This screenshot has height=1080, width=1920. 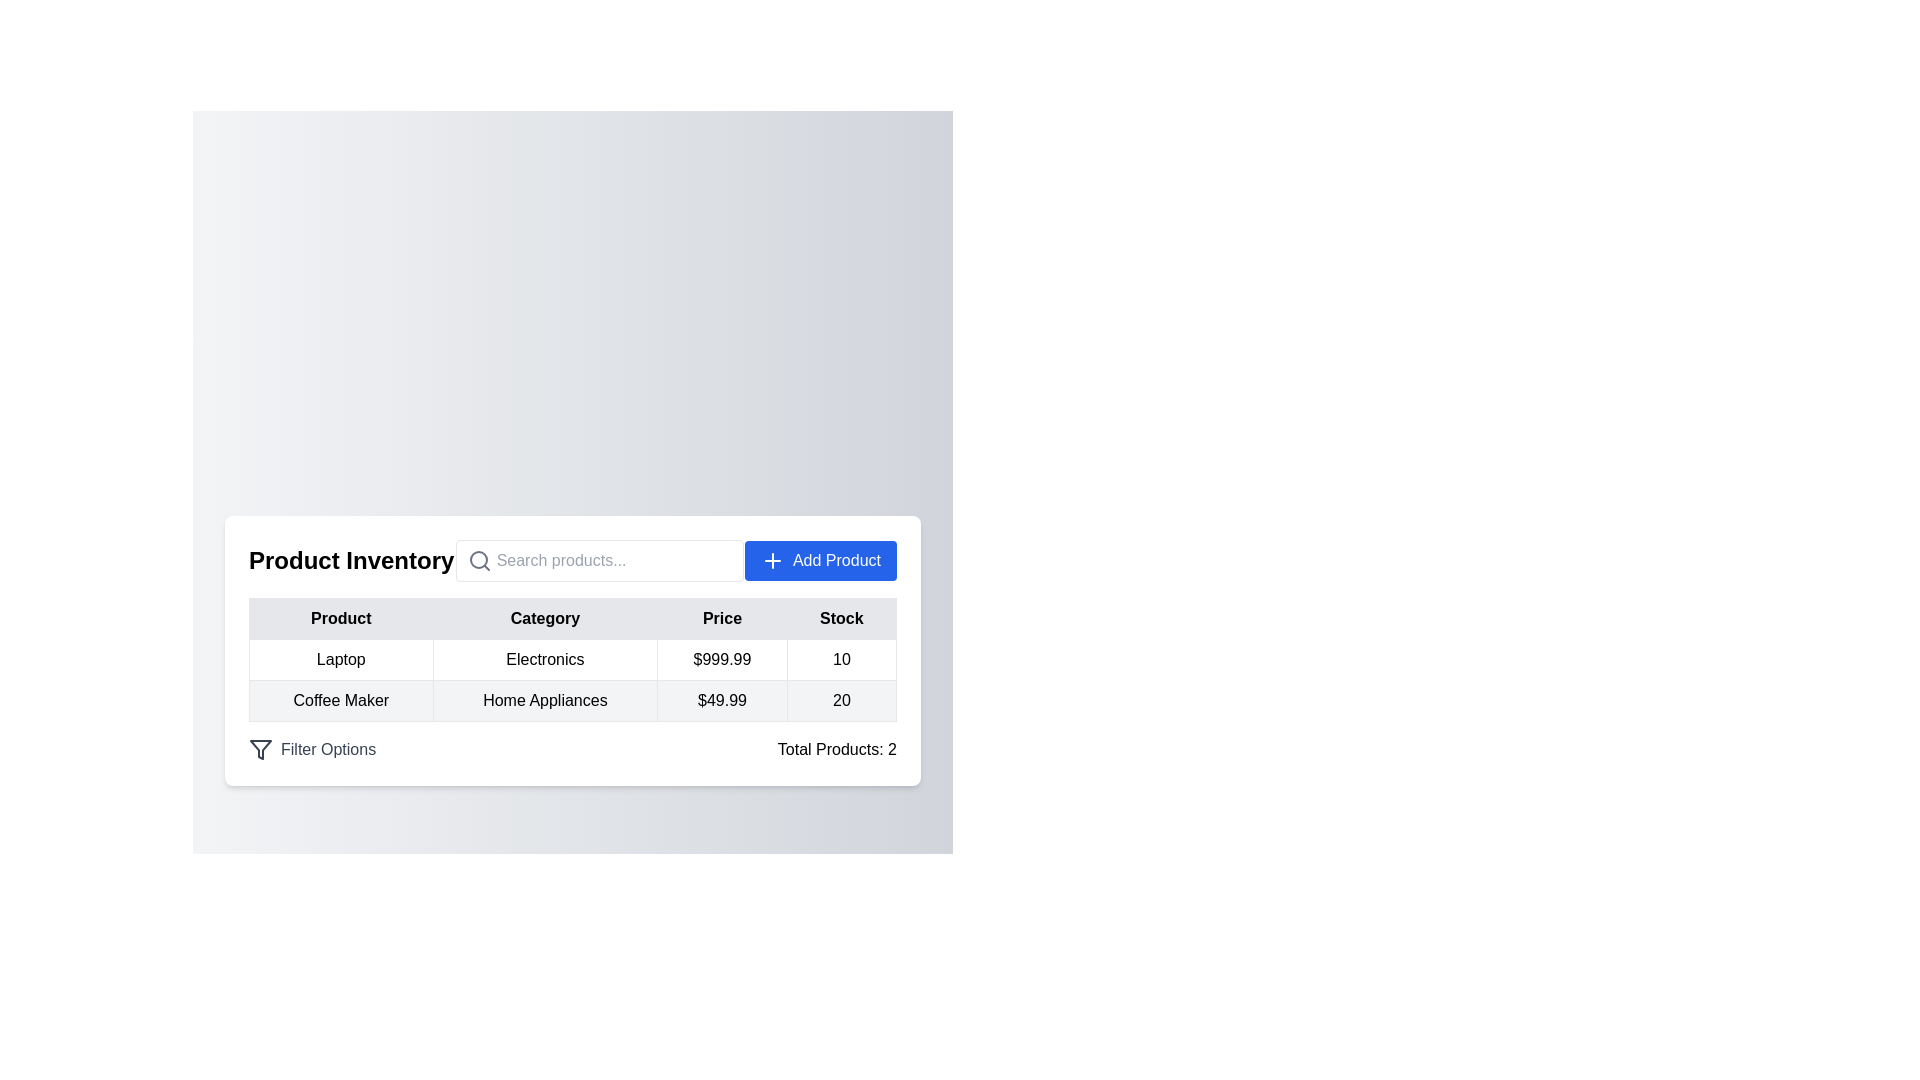 What do you see at coordinates (721, 659) in the screenshot?
I see `price displayed in the text label showing '$999.99', positioned in the 'Price' column of the table` at bounding box center [721, 659].